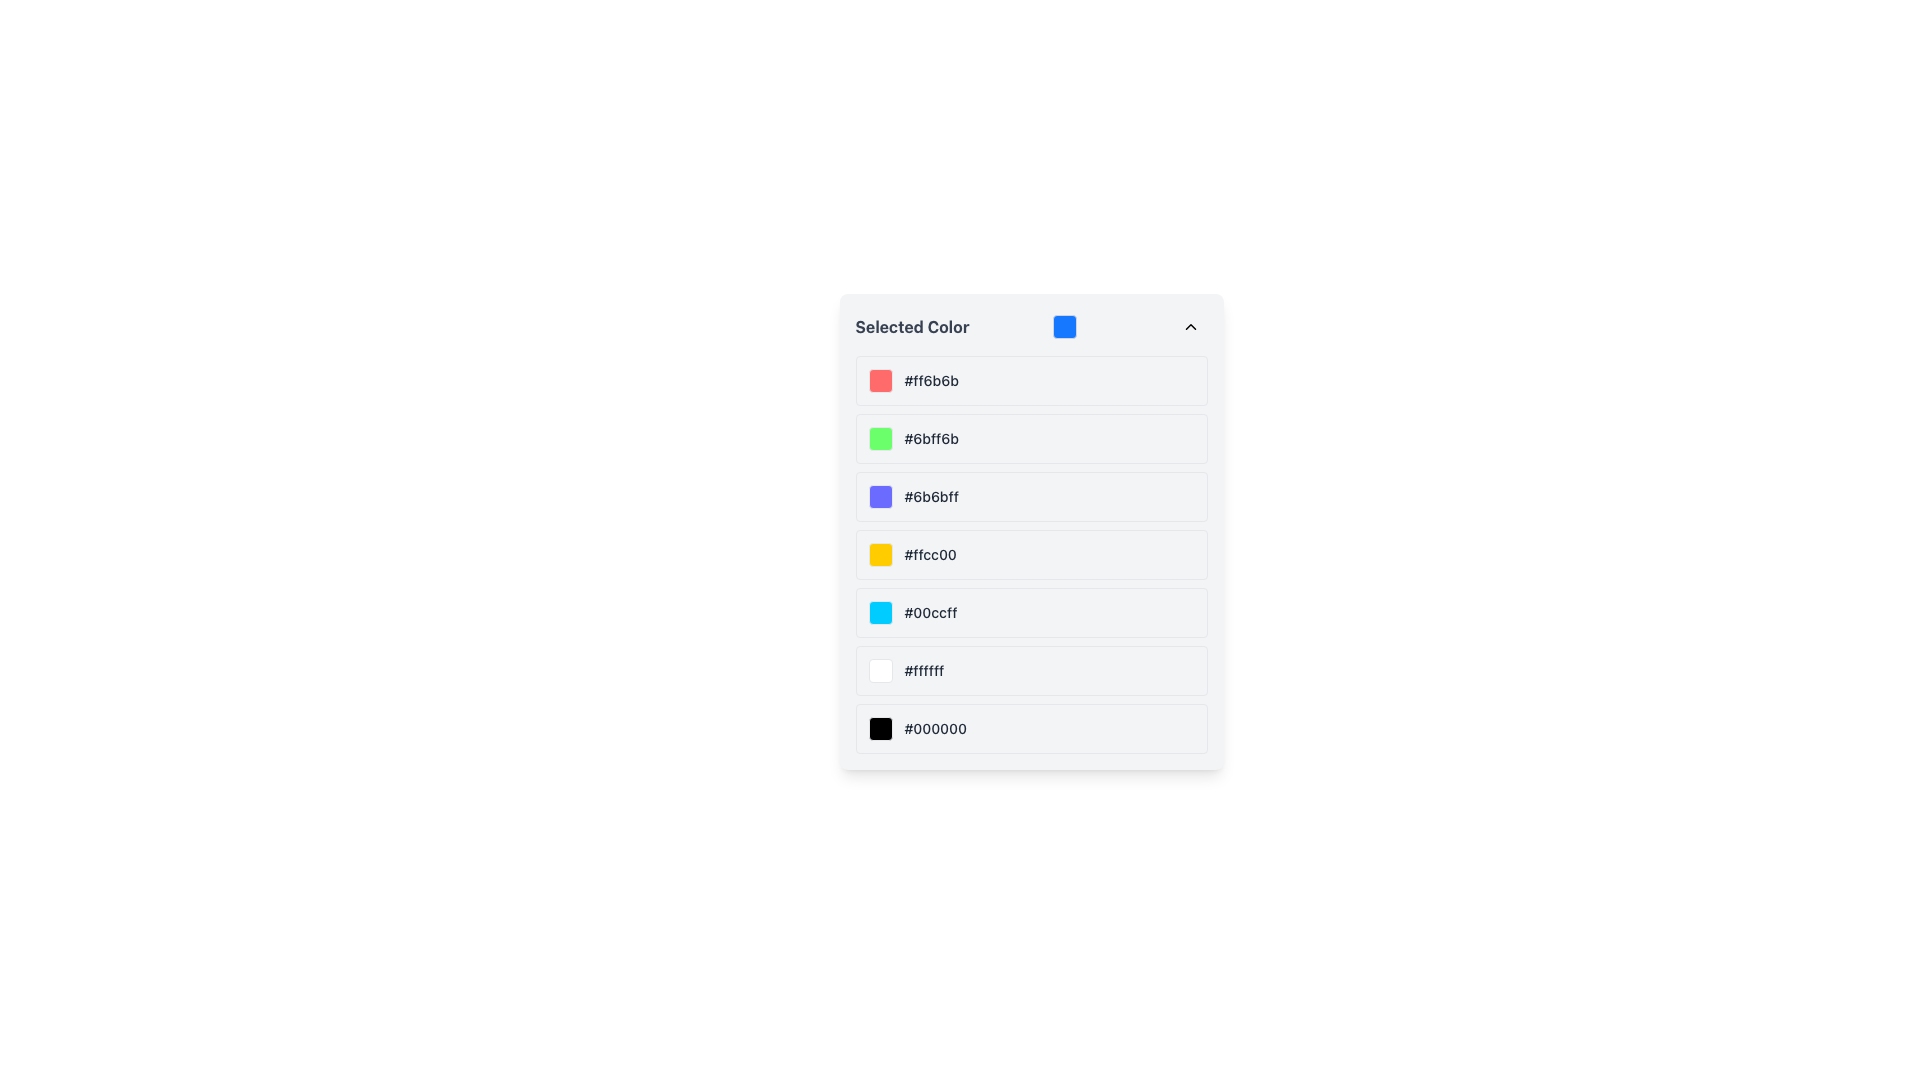 This screenshot has width=1920, height=1080. What do you see at coordinates (930, 438) in the screenshot?
I see `the static text displaying the hexadecimal color code '#6bff6b', which is located in the second row of the color options list, to the right of the green square icon` at bounding box center [930, 438].